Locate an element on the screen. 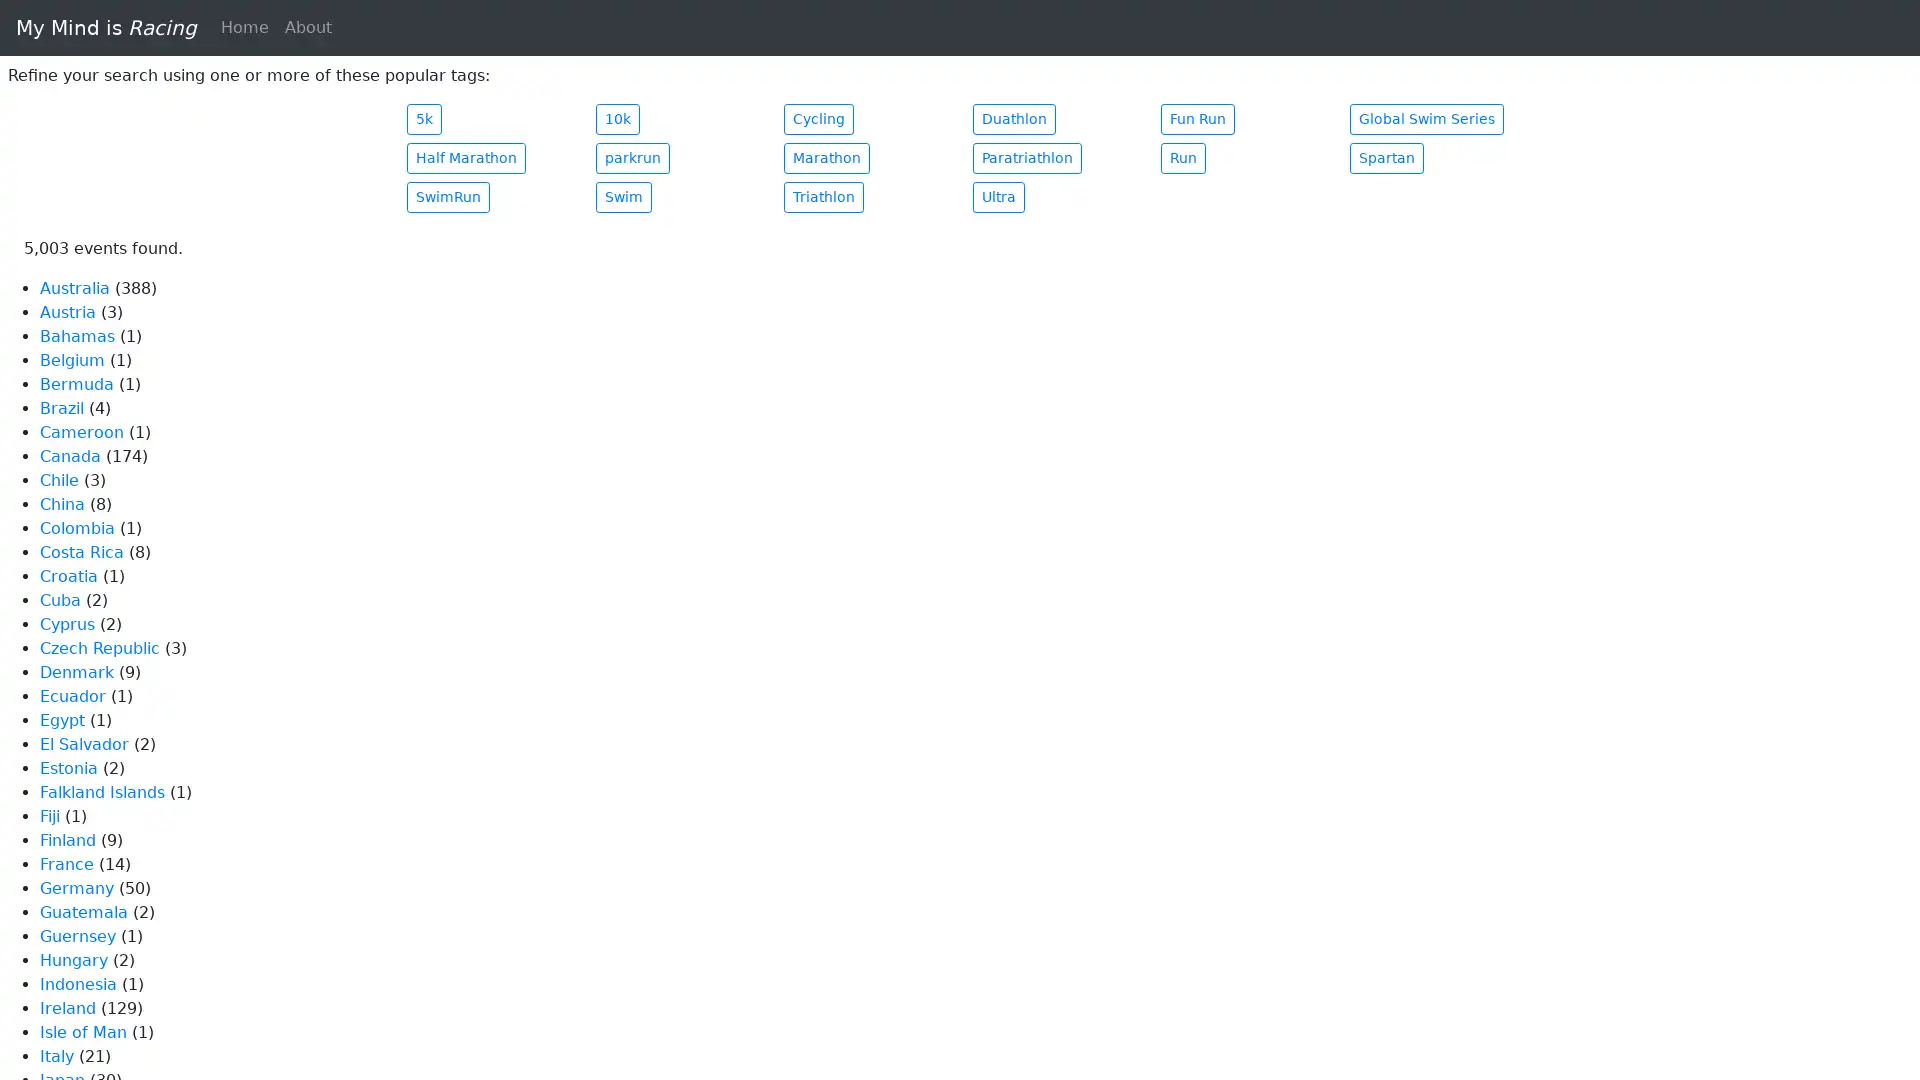 This screenshot has height=1080, width=1920. Triathlon is located at coordinates (824, 197).